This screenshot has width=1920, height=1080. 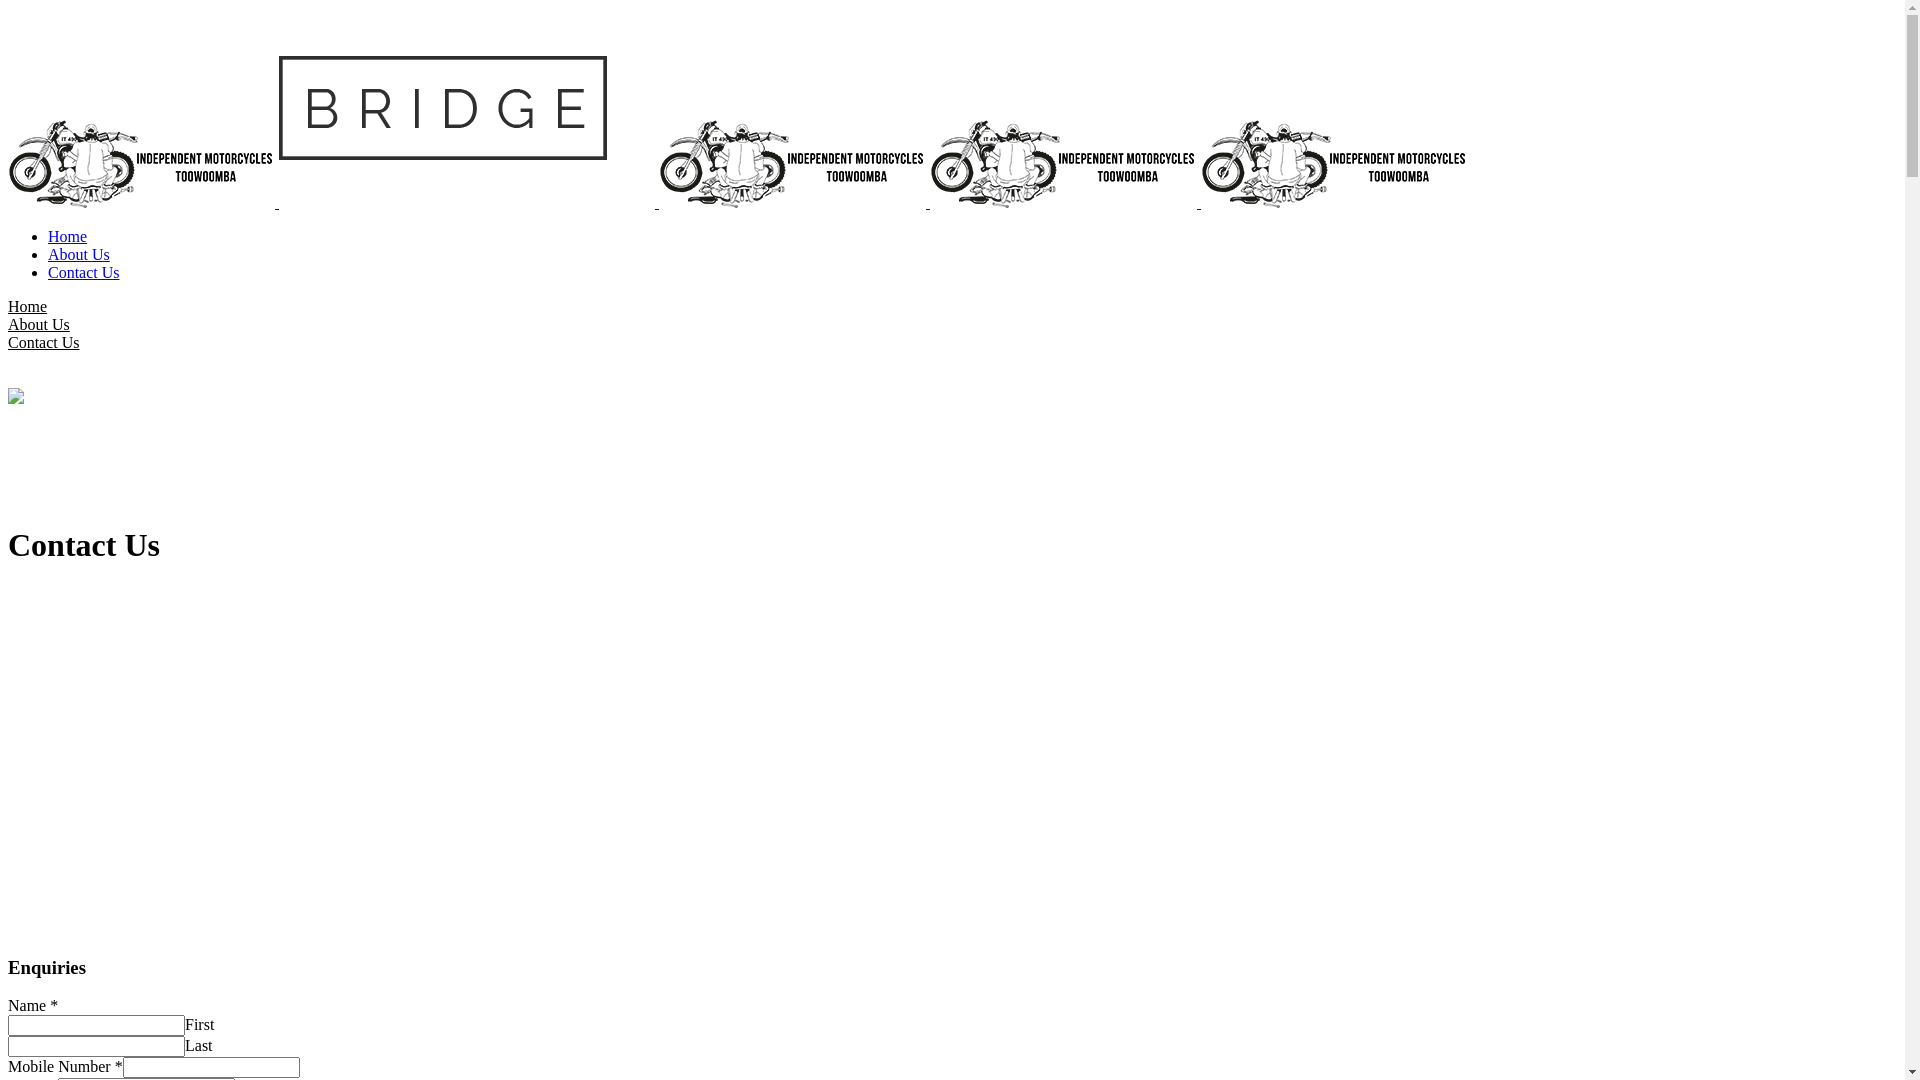 I want to click on 'About Us', so click(x=38, y=323).